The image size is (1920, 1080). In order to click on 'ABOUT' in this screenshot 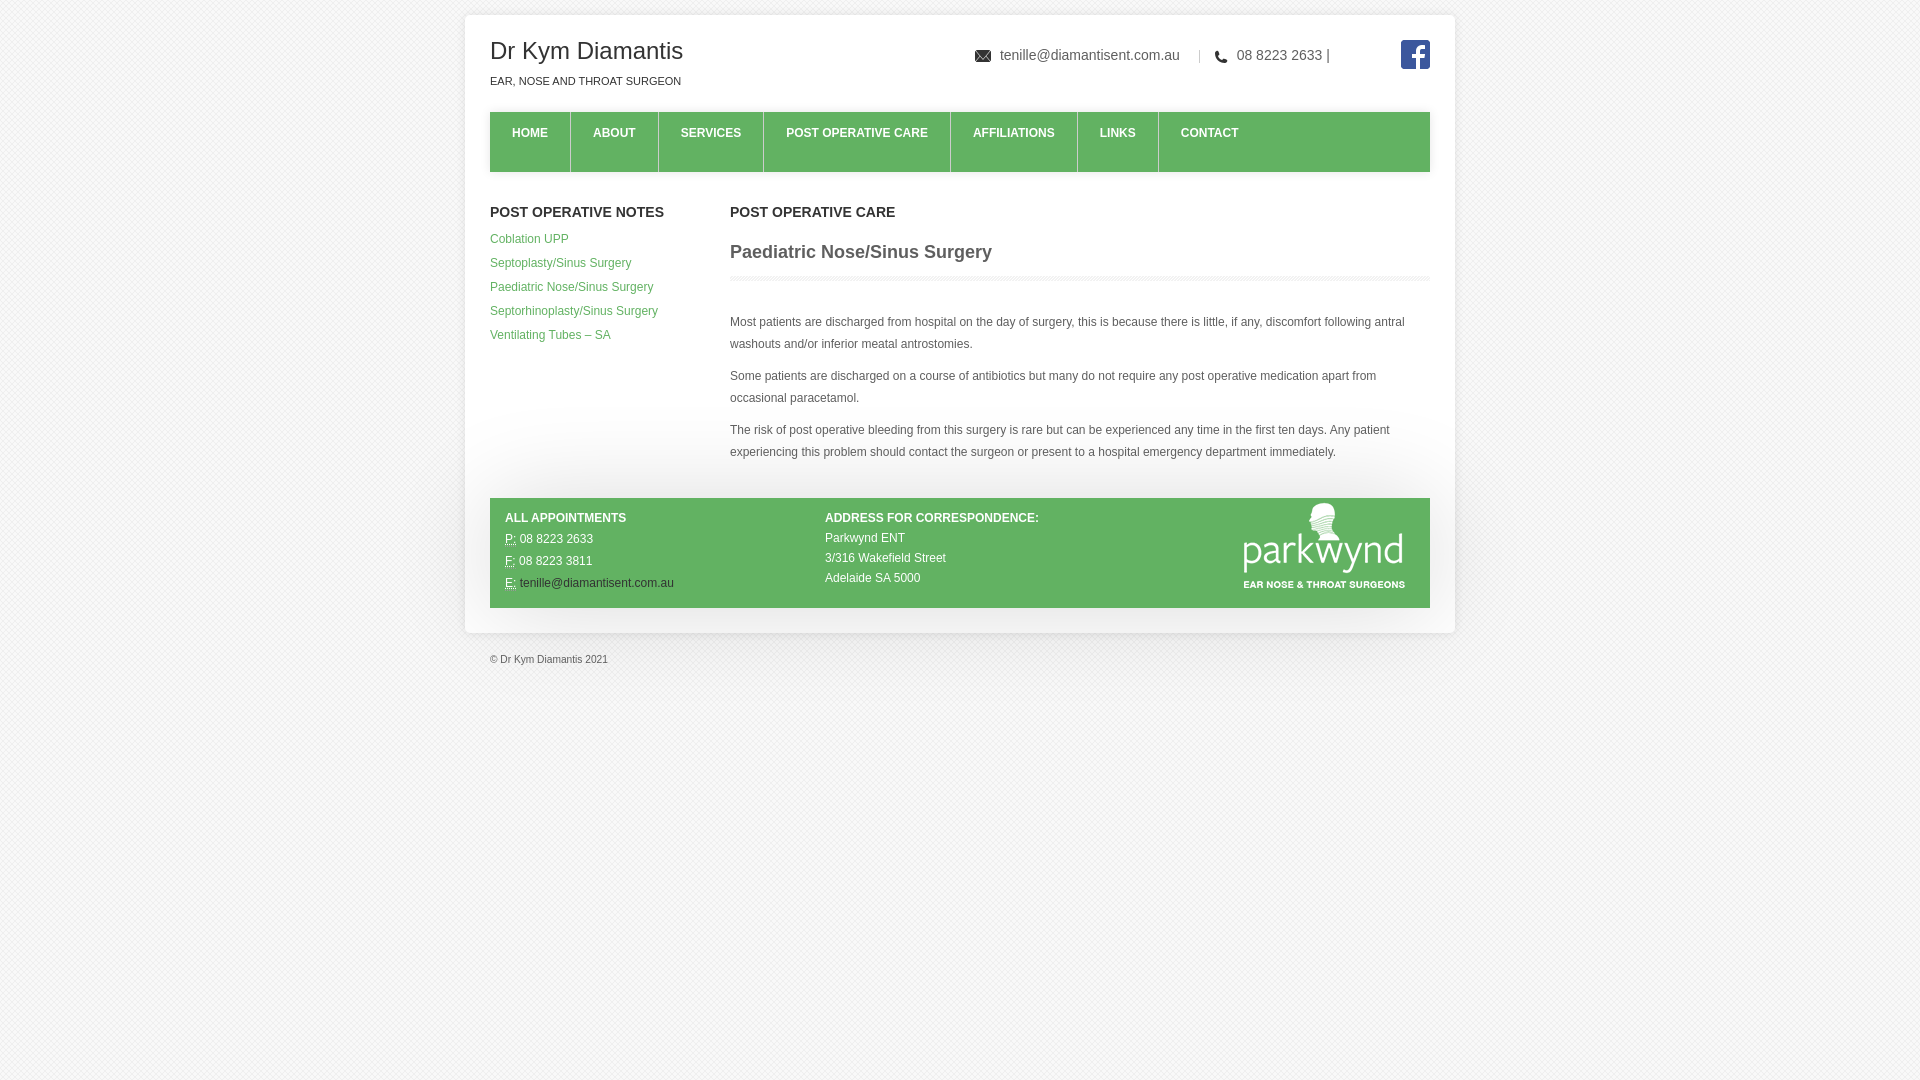, I will do `click(613, 141)`.